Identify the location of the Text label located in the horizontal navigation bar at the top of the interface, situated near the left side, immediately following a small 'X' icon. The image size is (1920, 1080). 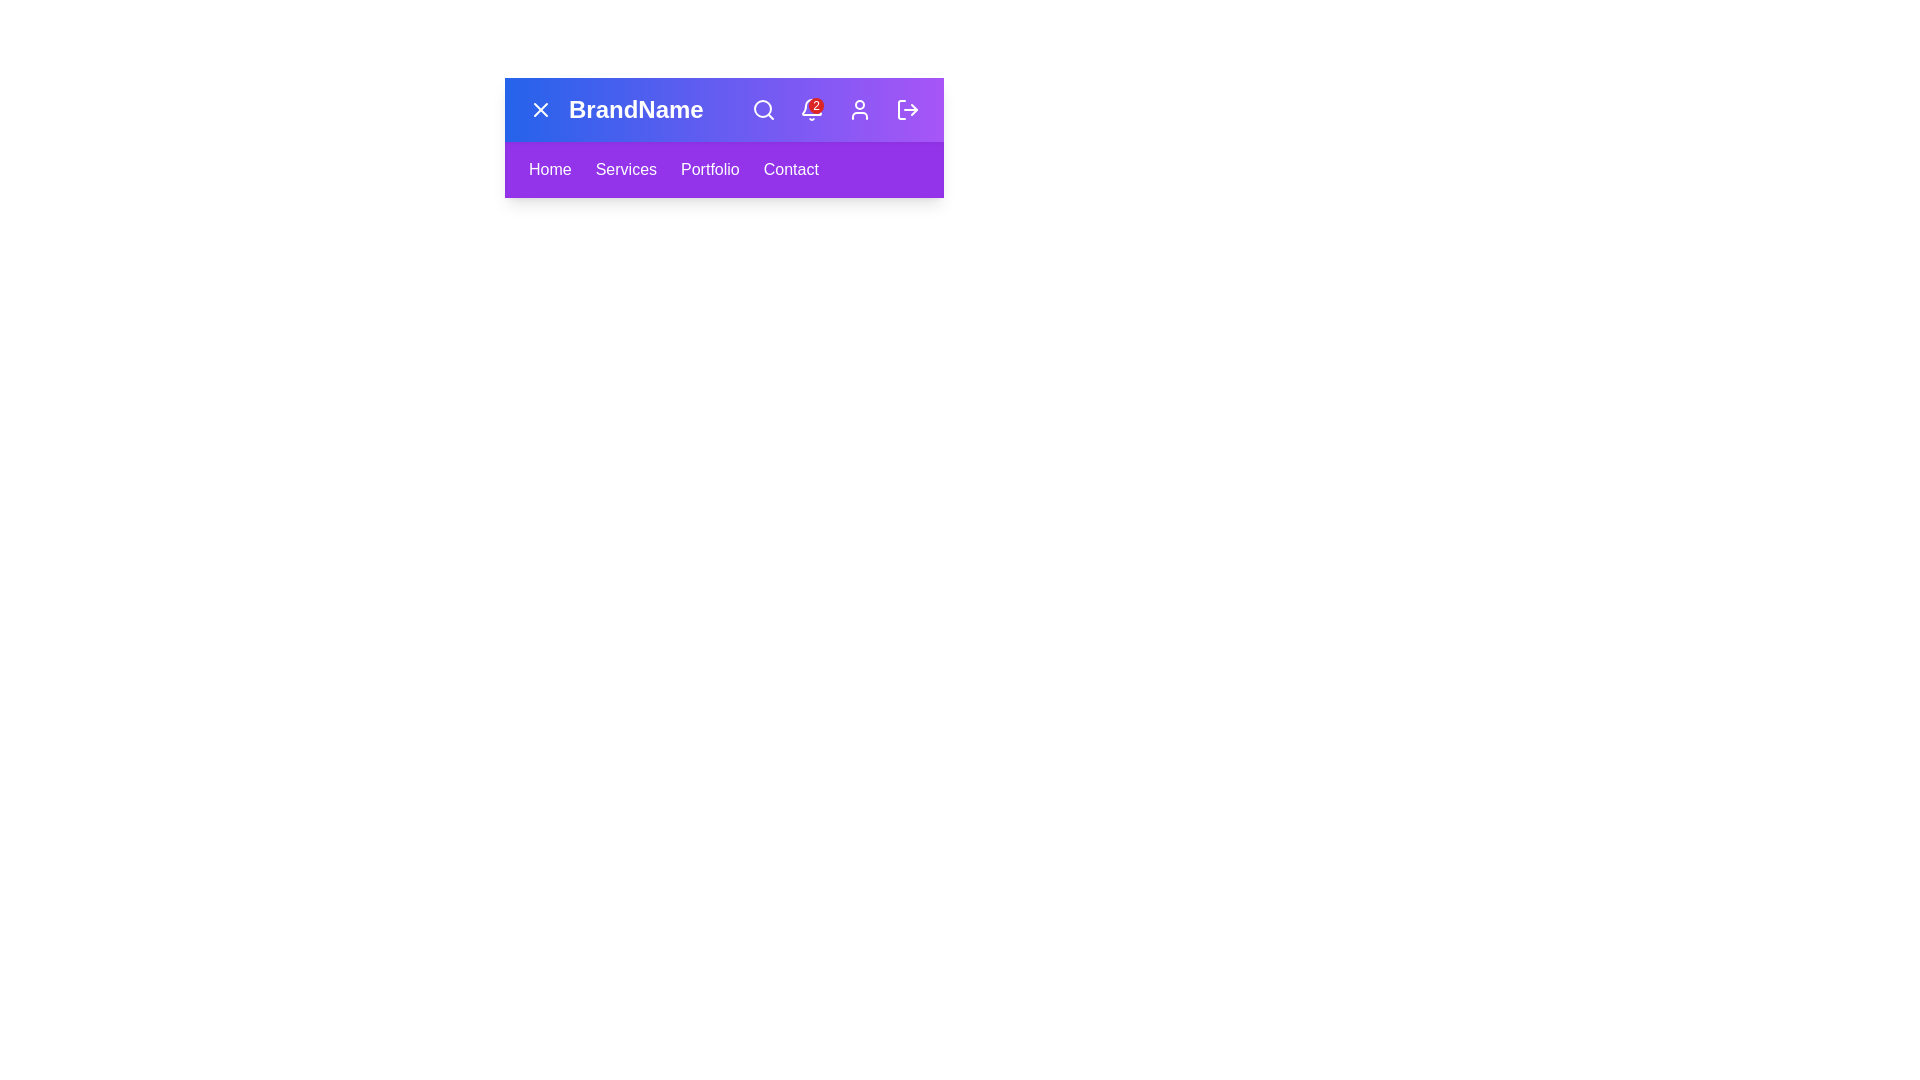
(615, 110).